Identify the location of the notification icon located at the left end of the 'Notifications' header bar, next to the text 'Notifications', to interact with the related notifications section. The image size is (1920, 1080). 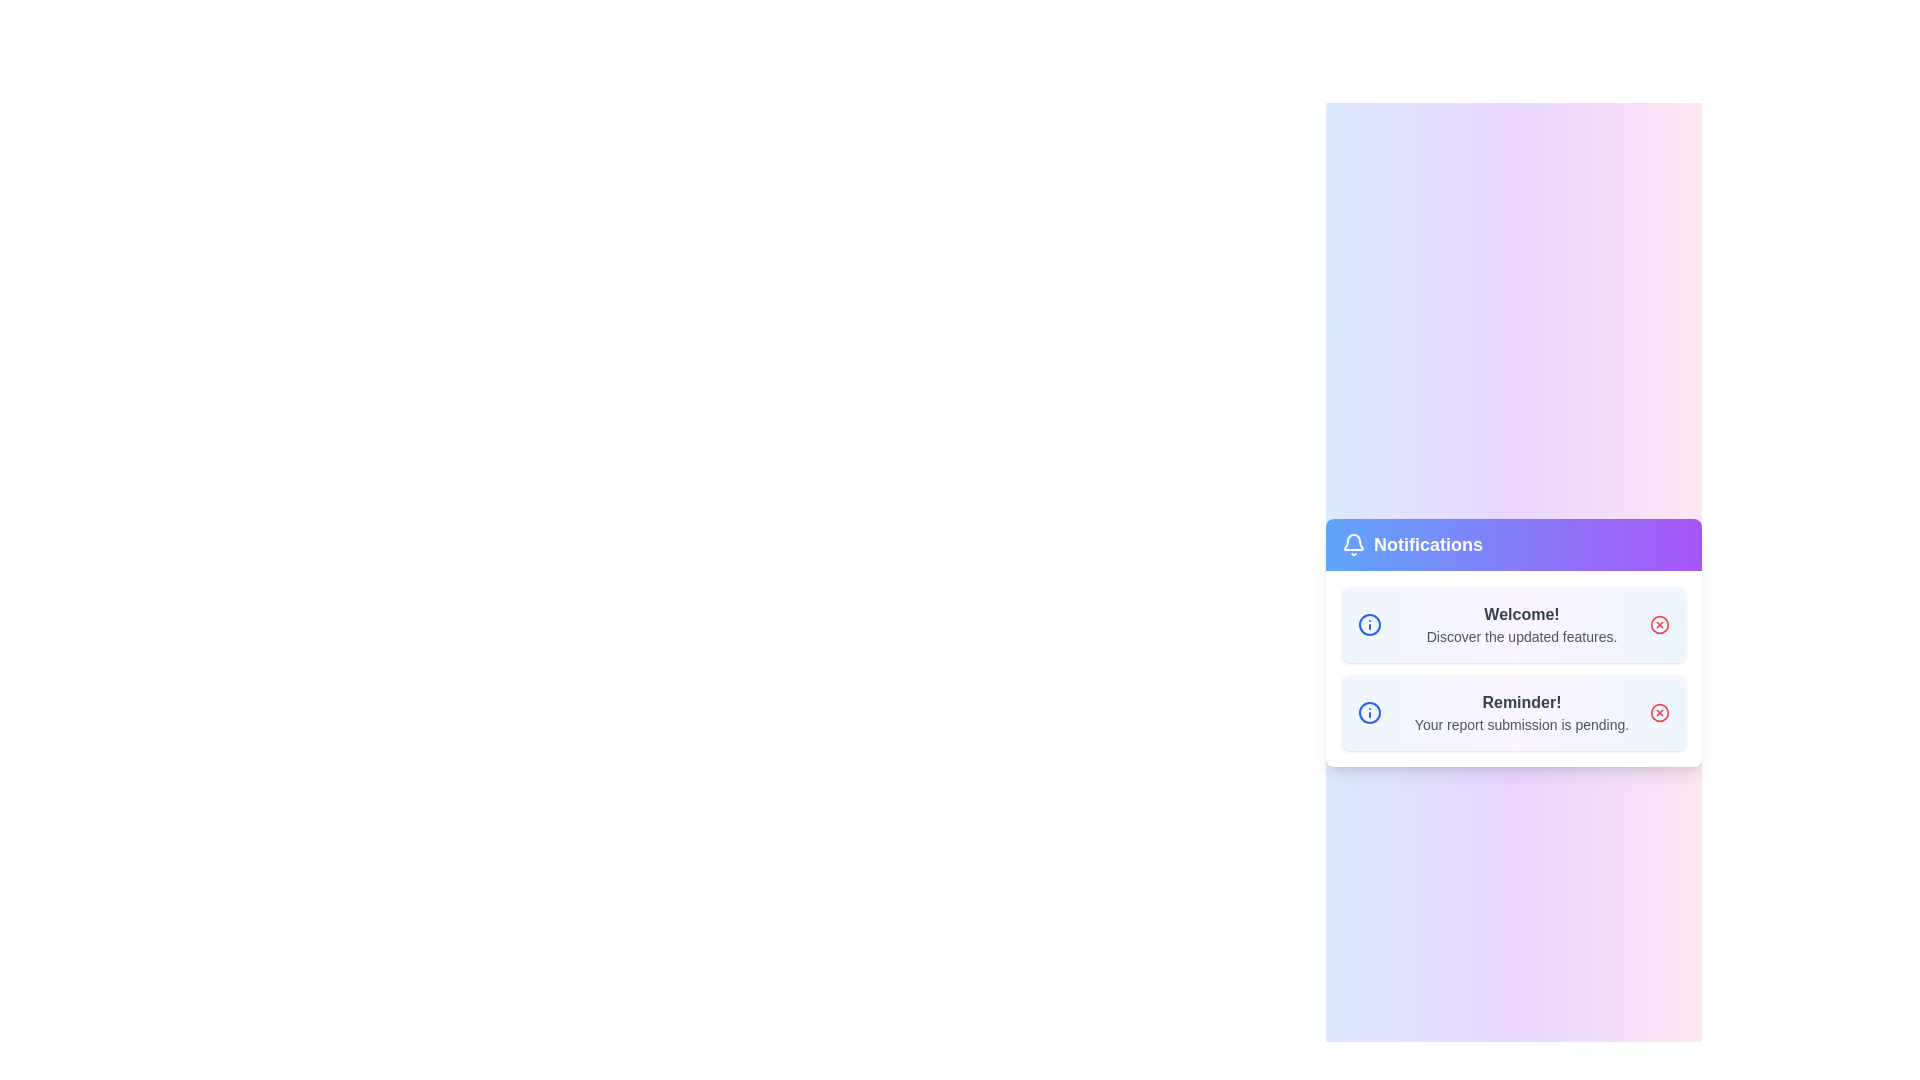
(1353, 544).